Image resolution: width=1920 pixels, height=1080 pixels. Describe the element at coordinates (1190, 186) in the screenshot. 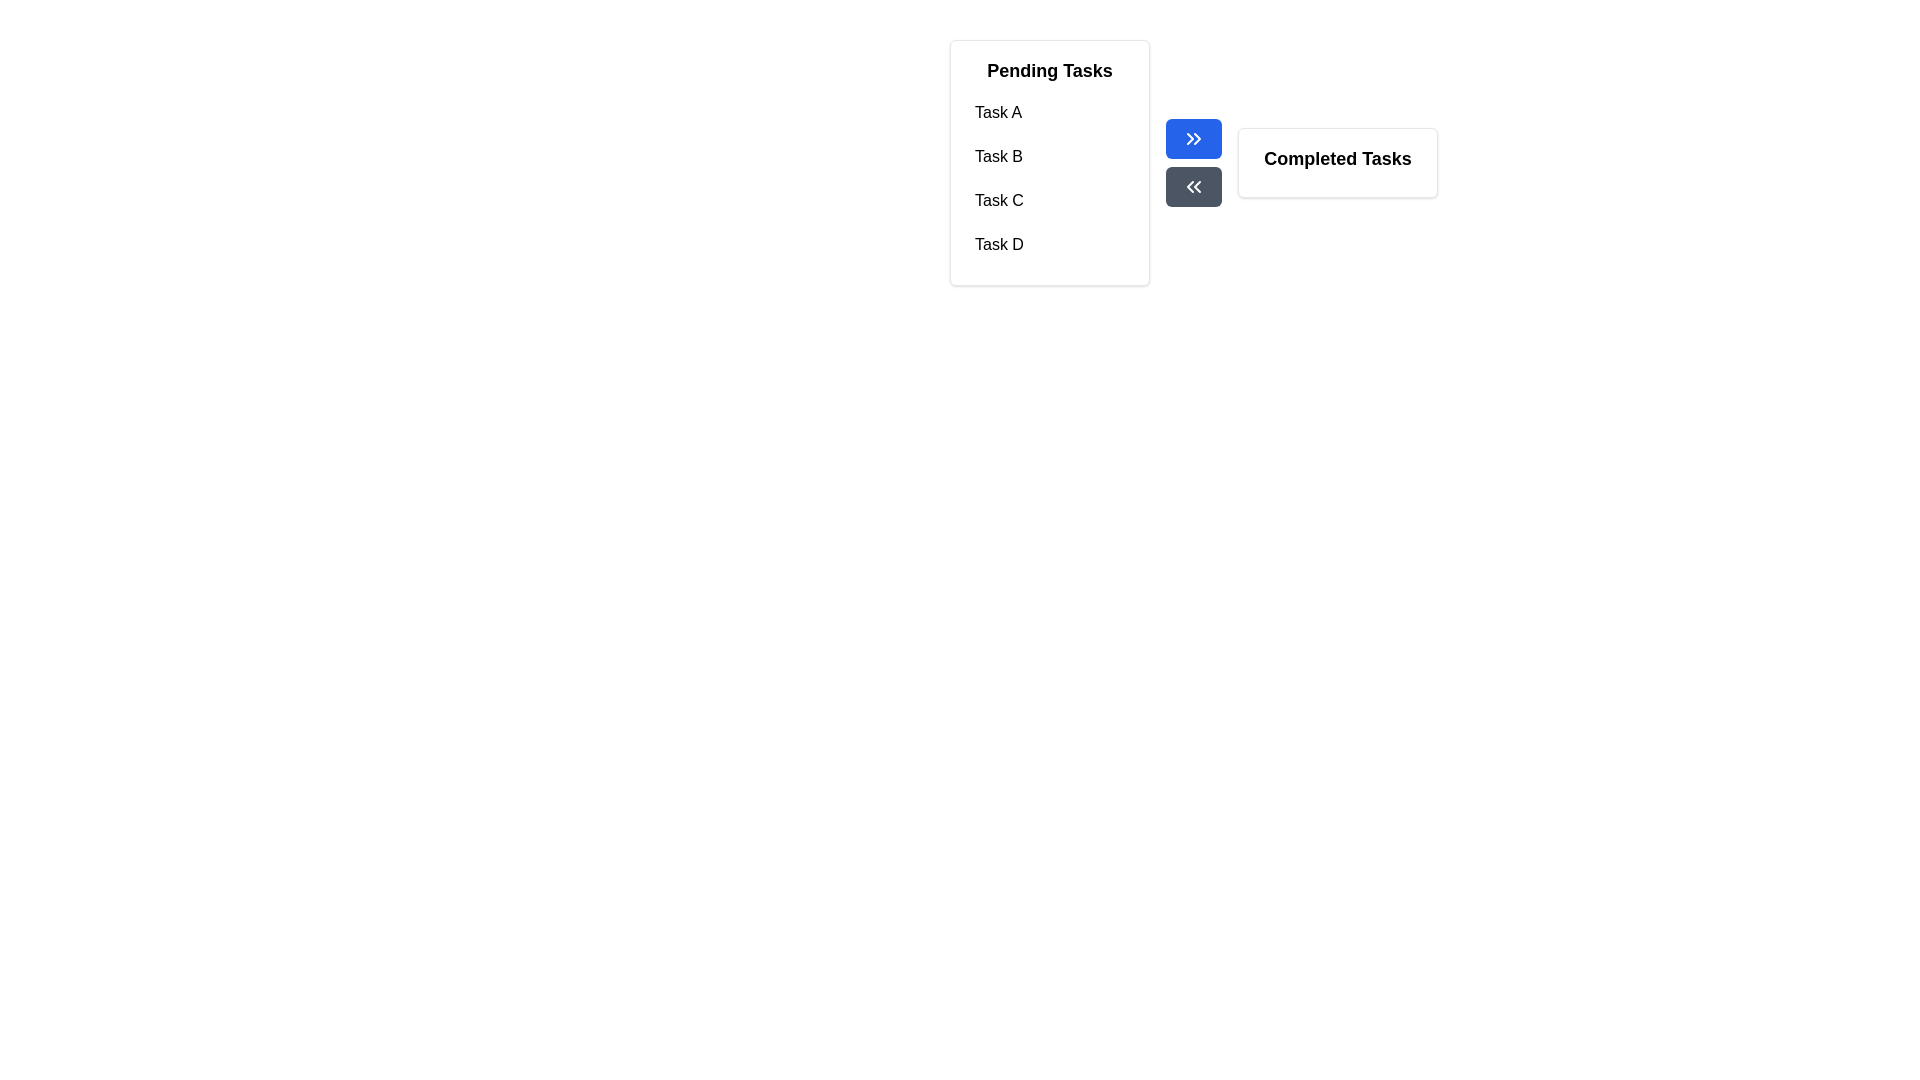

I see `the 'previous' chevron icon within the navigational button` at that location.